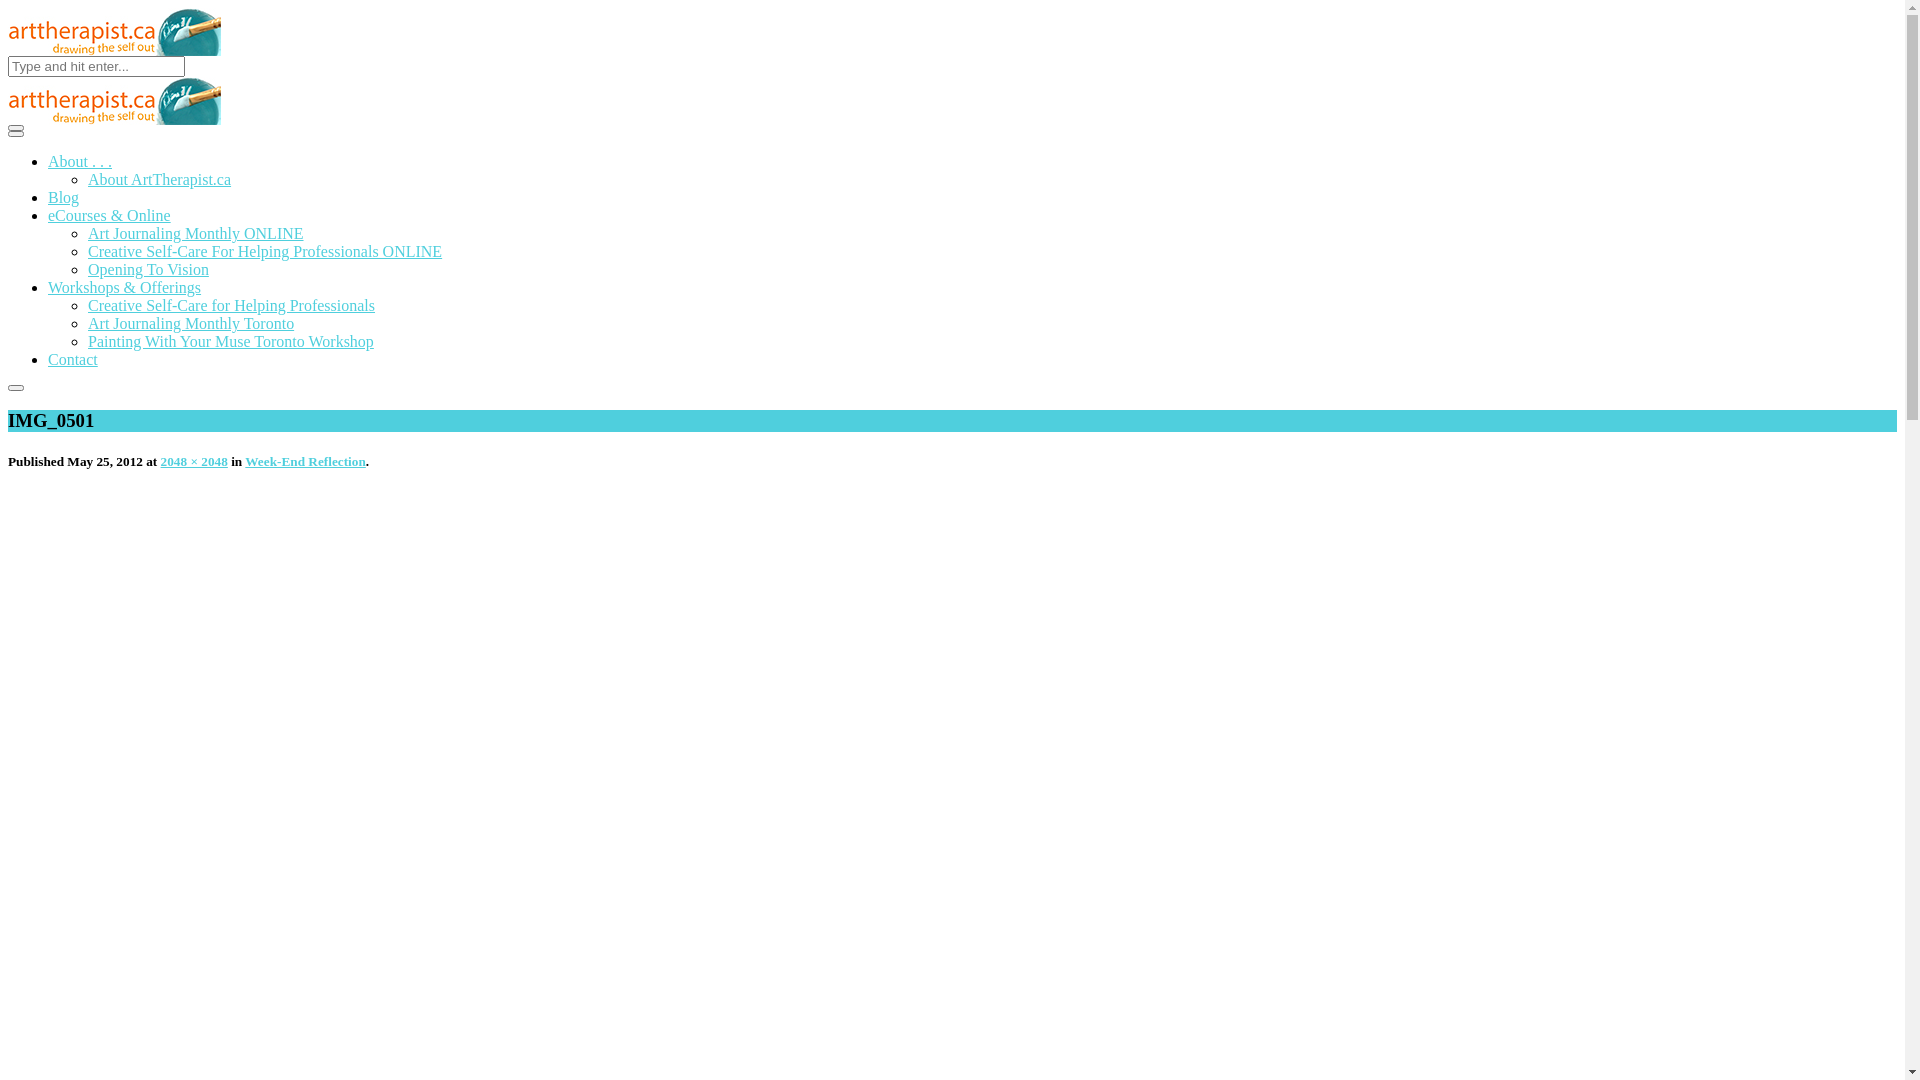 Image resolution: width=1920 pixels, height=1080 pixels. Describe the element at coordinates (48, 160) in the screenshot. I see `'About . . .'` at that location.